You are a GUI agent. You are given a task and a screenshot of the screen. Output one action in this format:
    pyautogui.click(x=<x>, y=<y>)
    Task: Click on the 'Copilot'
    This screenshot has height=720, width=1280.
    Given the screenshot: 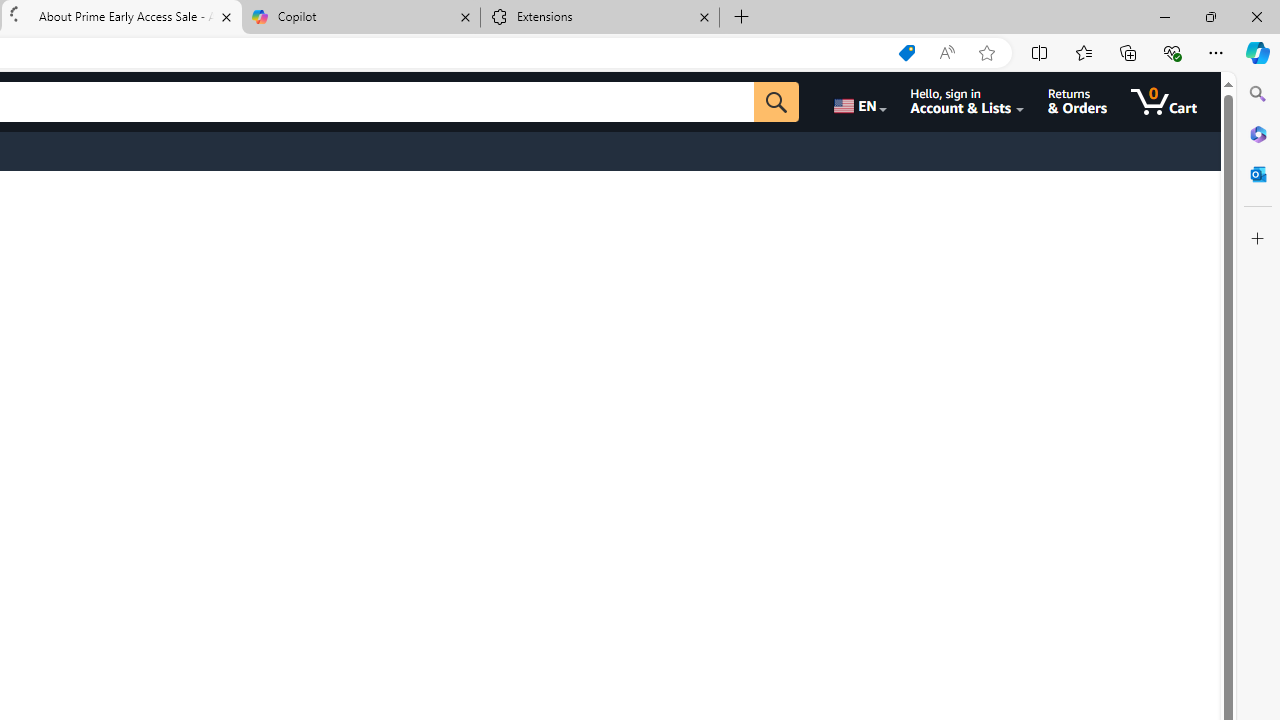 What is the action you would take?
    pyautogui.click(x=360, y=17)
    